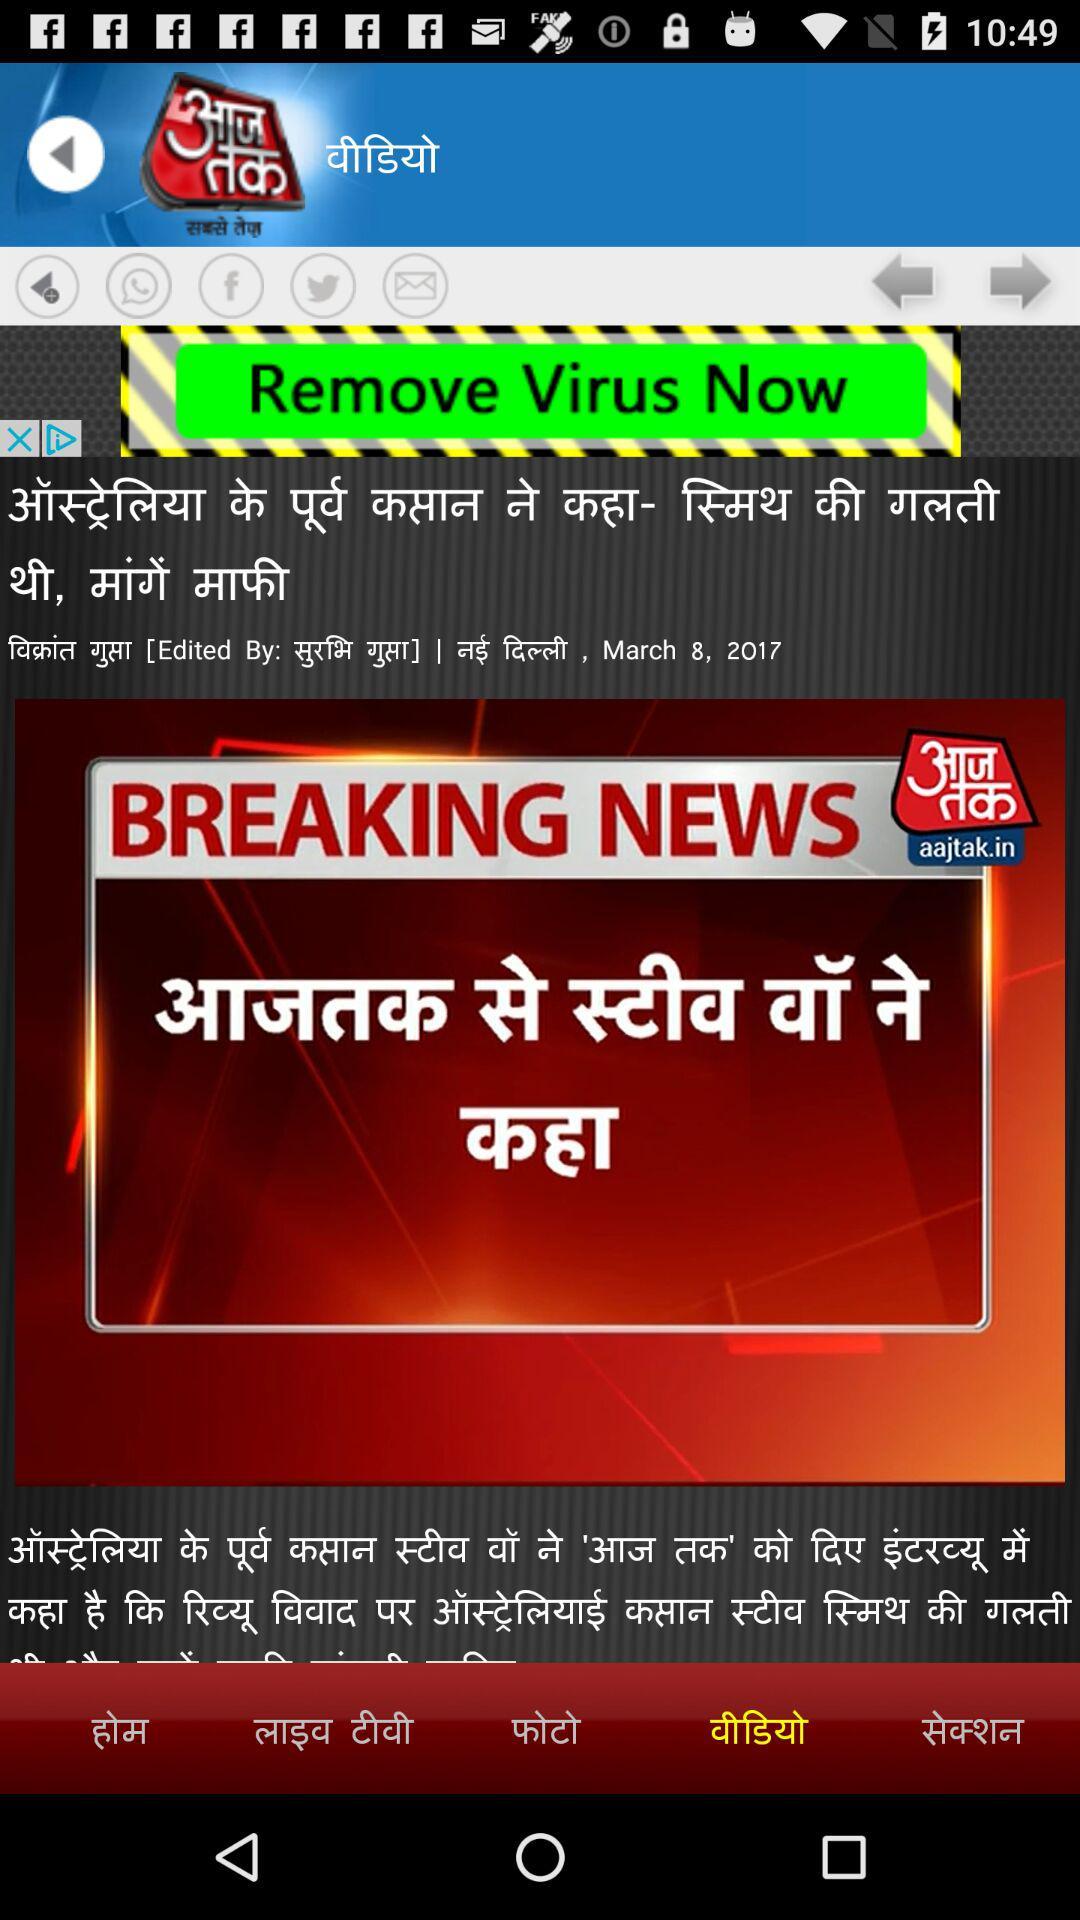  I want to click on the arrow_backward icon, so click(64, 165).